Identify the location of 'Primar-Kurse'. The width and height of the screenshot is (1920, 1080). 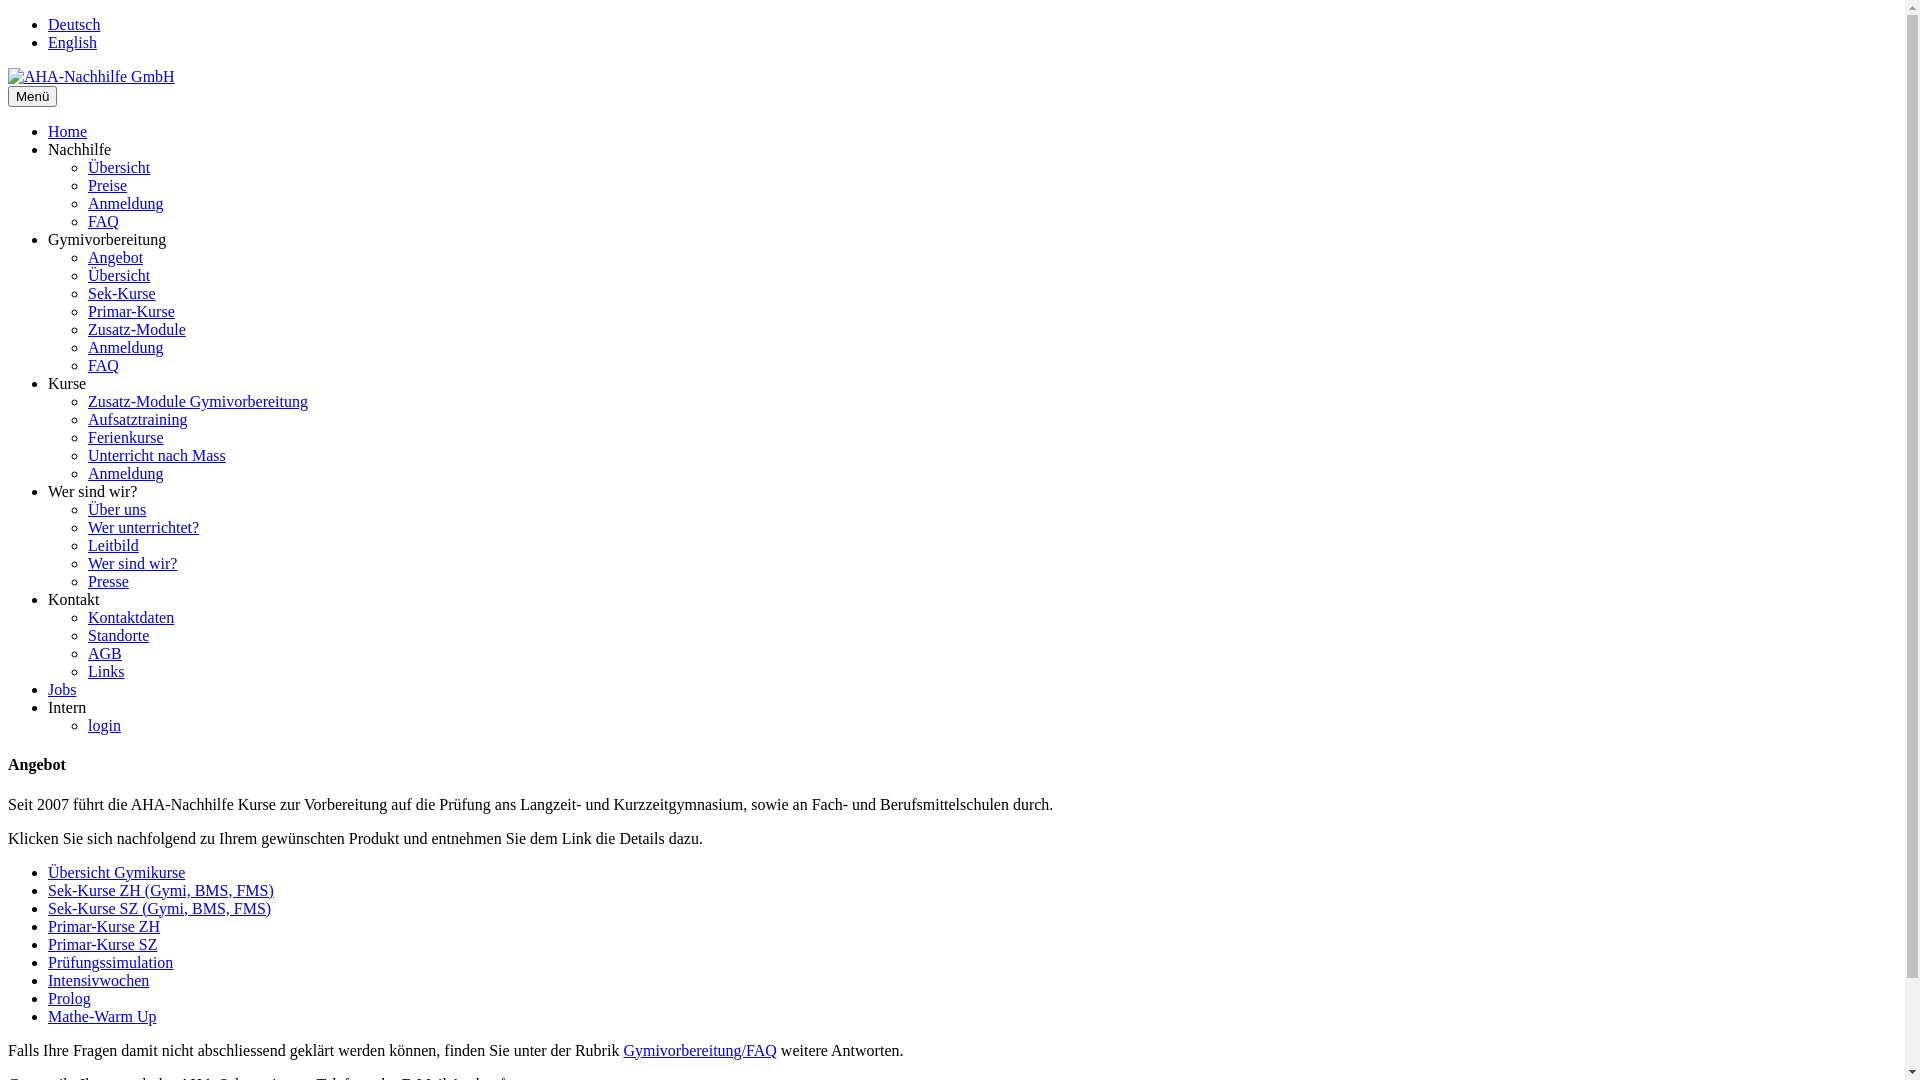
(86, 311).